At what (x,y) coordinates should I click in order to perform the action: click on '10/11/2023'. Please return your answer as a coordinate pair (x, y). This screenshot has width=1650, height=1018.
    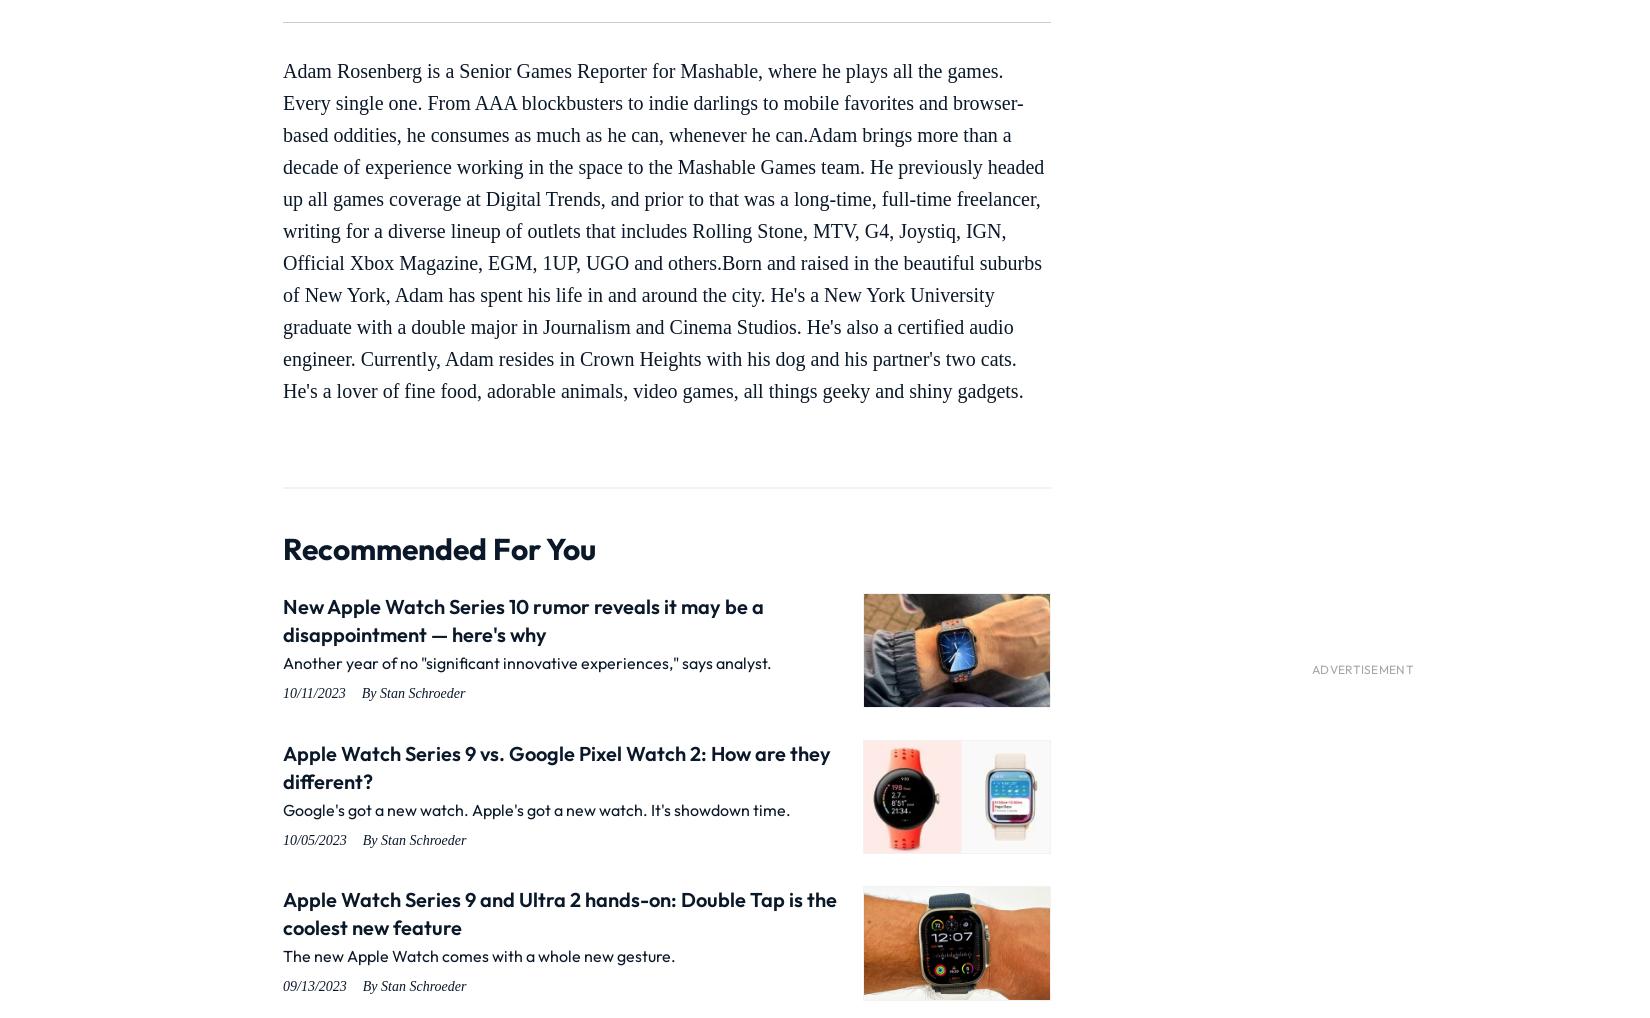
    Looking at the image, I should click on (282, 693).